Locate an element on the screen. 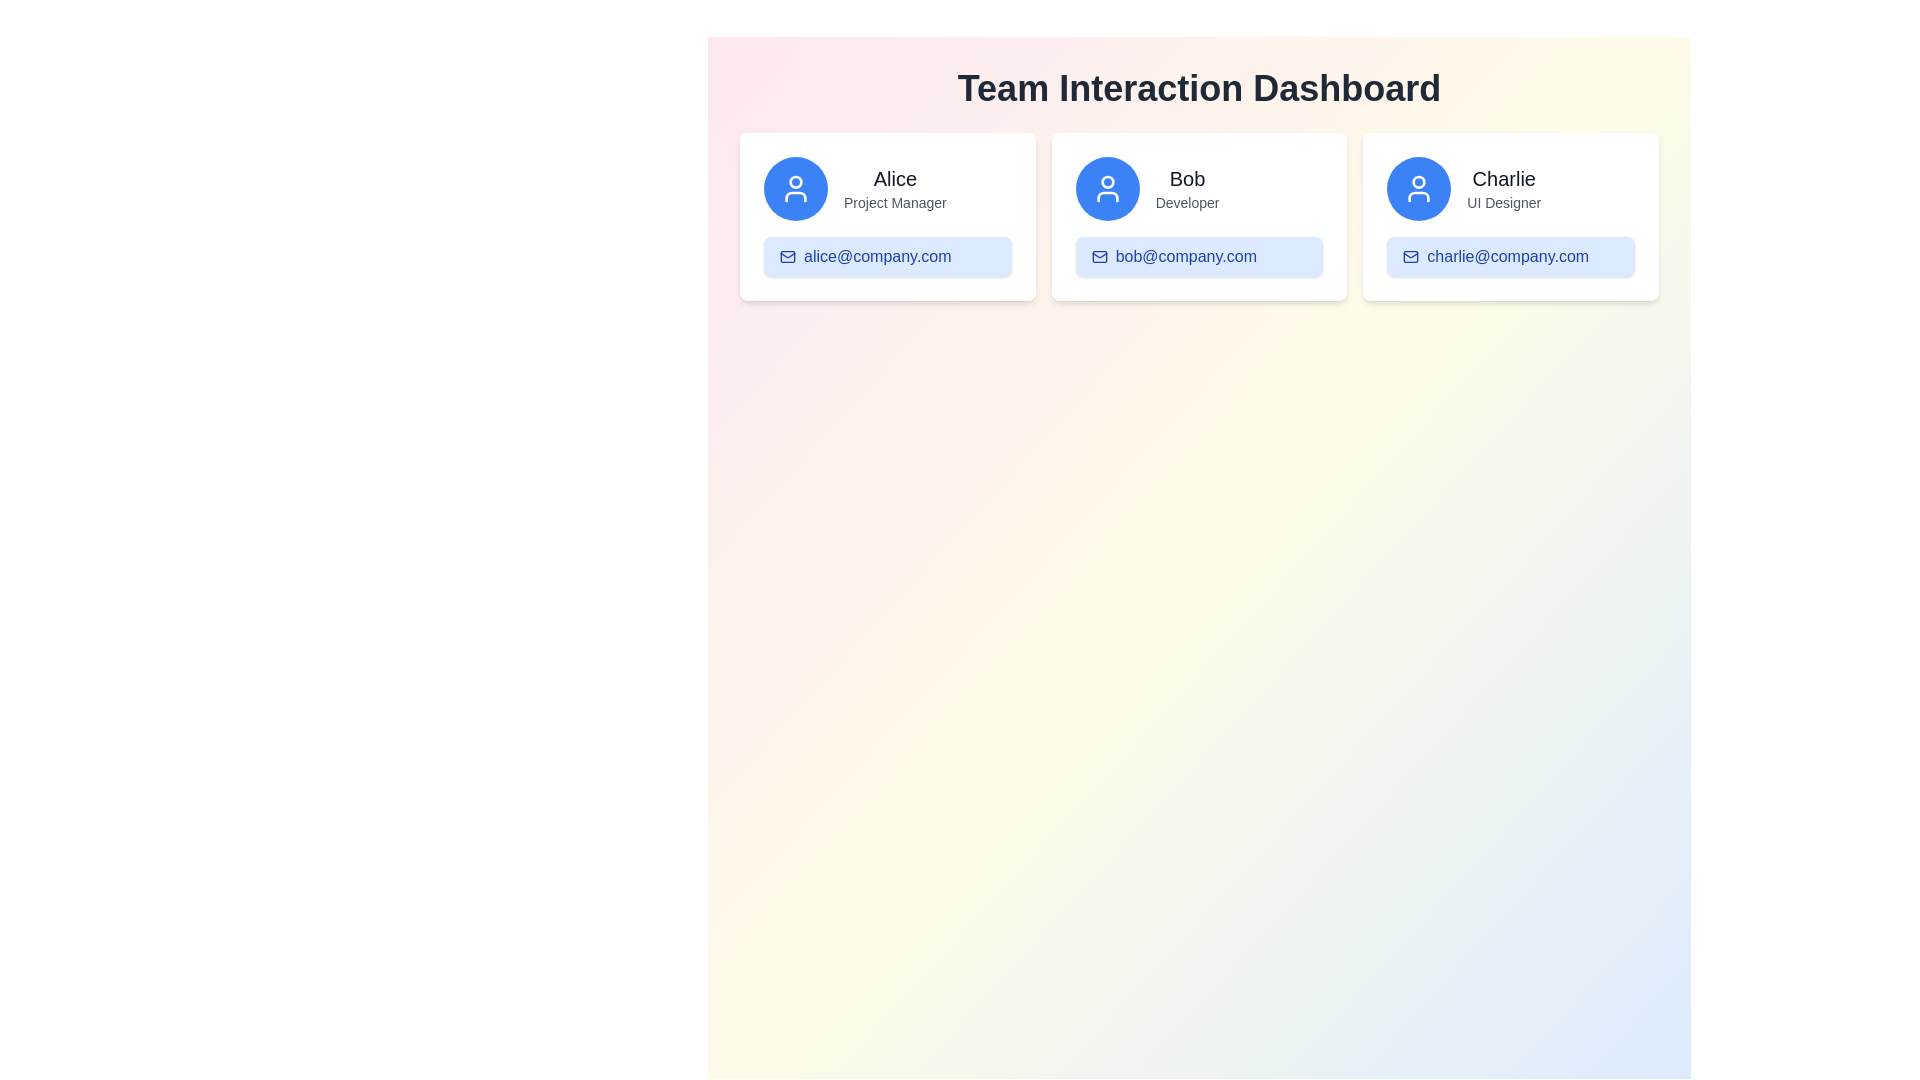  the user profile icon located is located at coordinates (1418, 189).